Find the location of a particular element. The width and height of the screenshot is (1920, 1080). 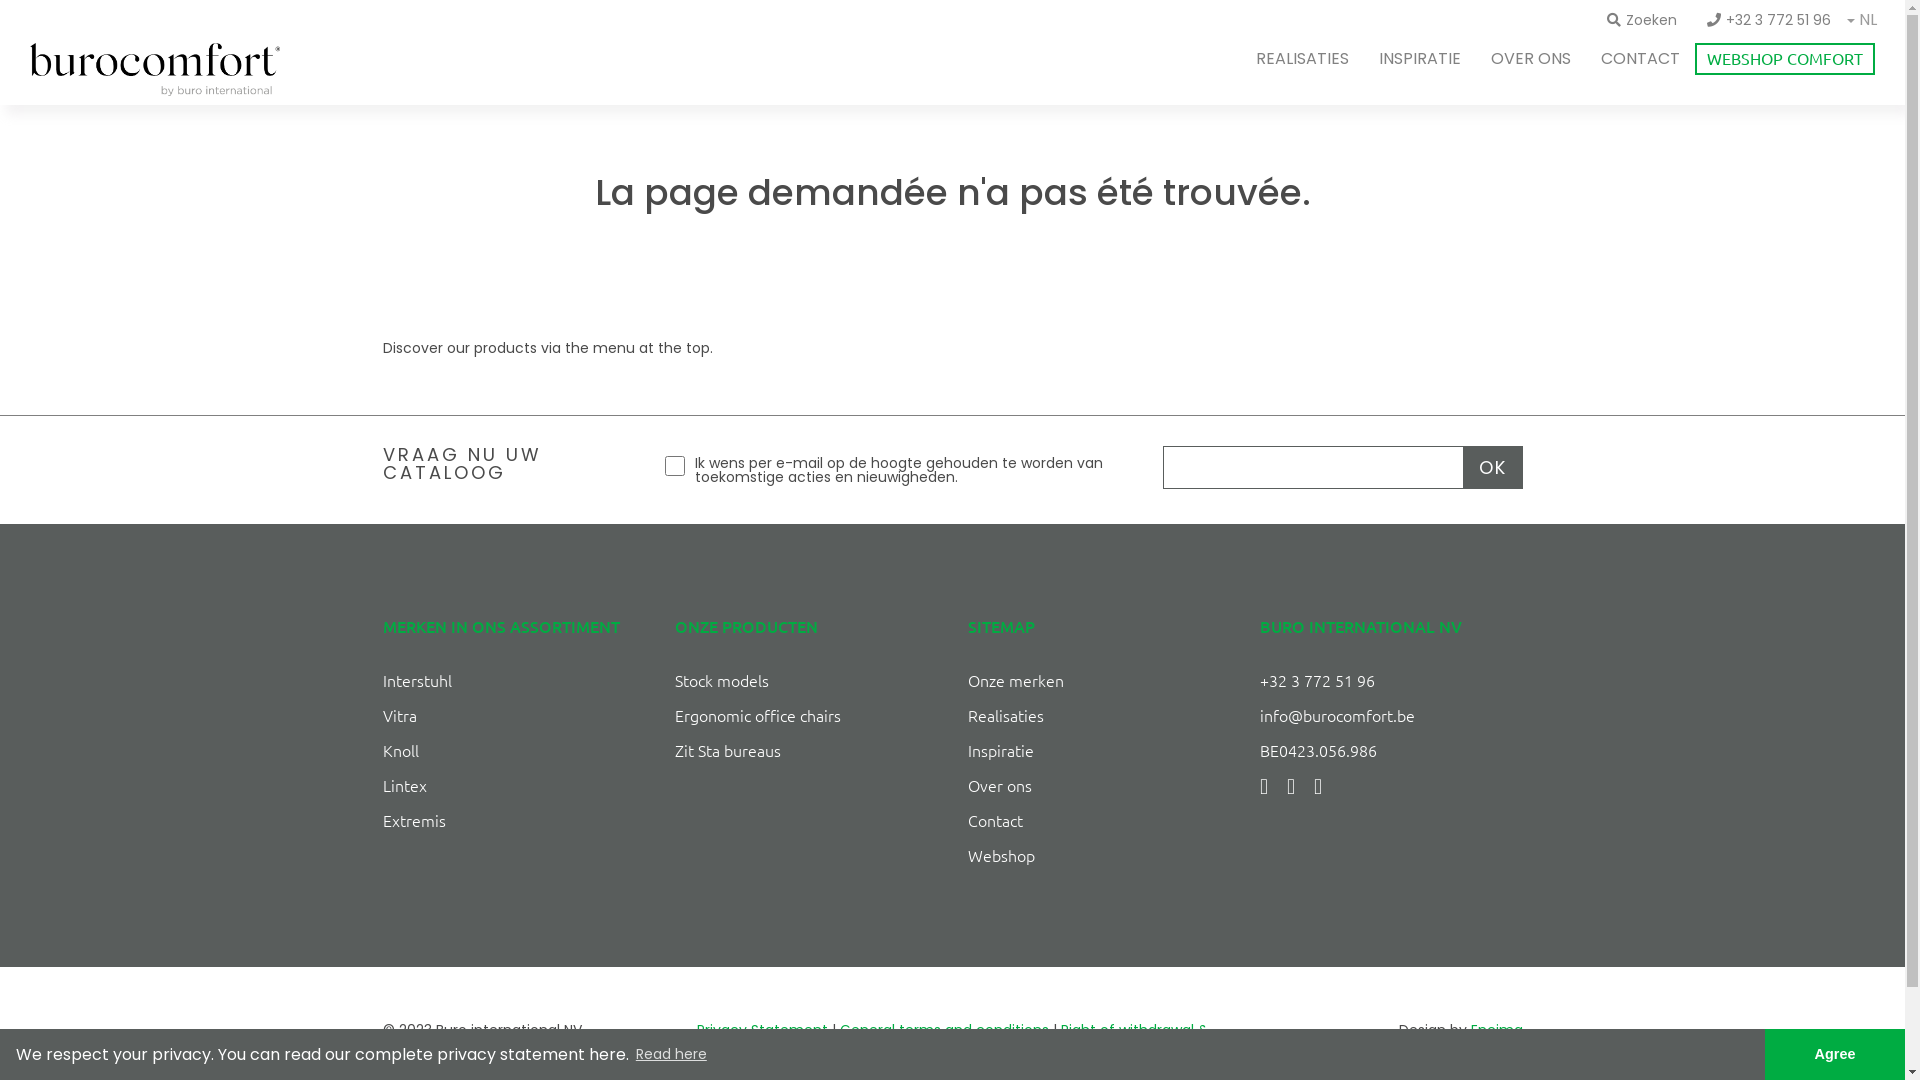

'Privacy Statement' is located at coordinates (696, 1029).